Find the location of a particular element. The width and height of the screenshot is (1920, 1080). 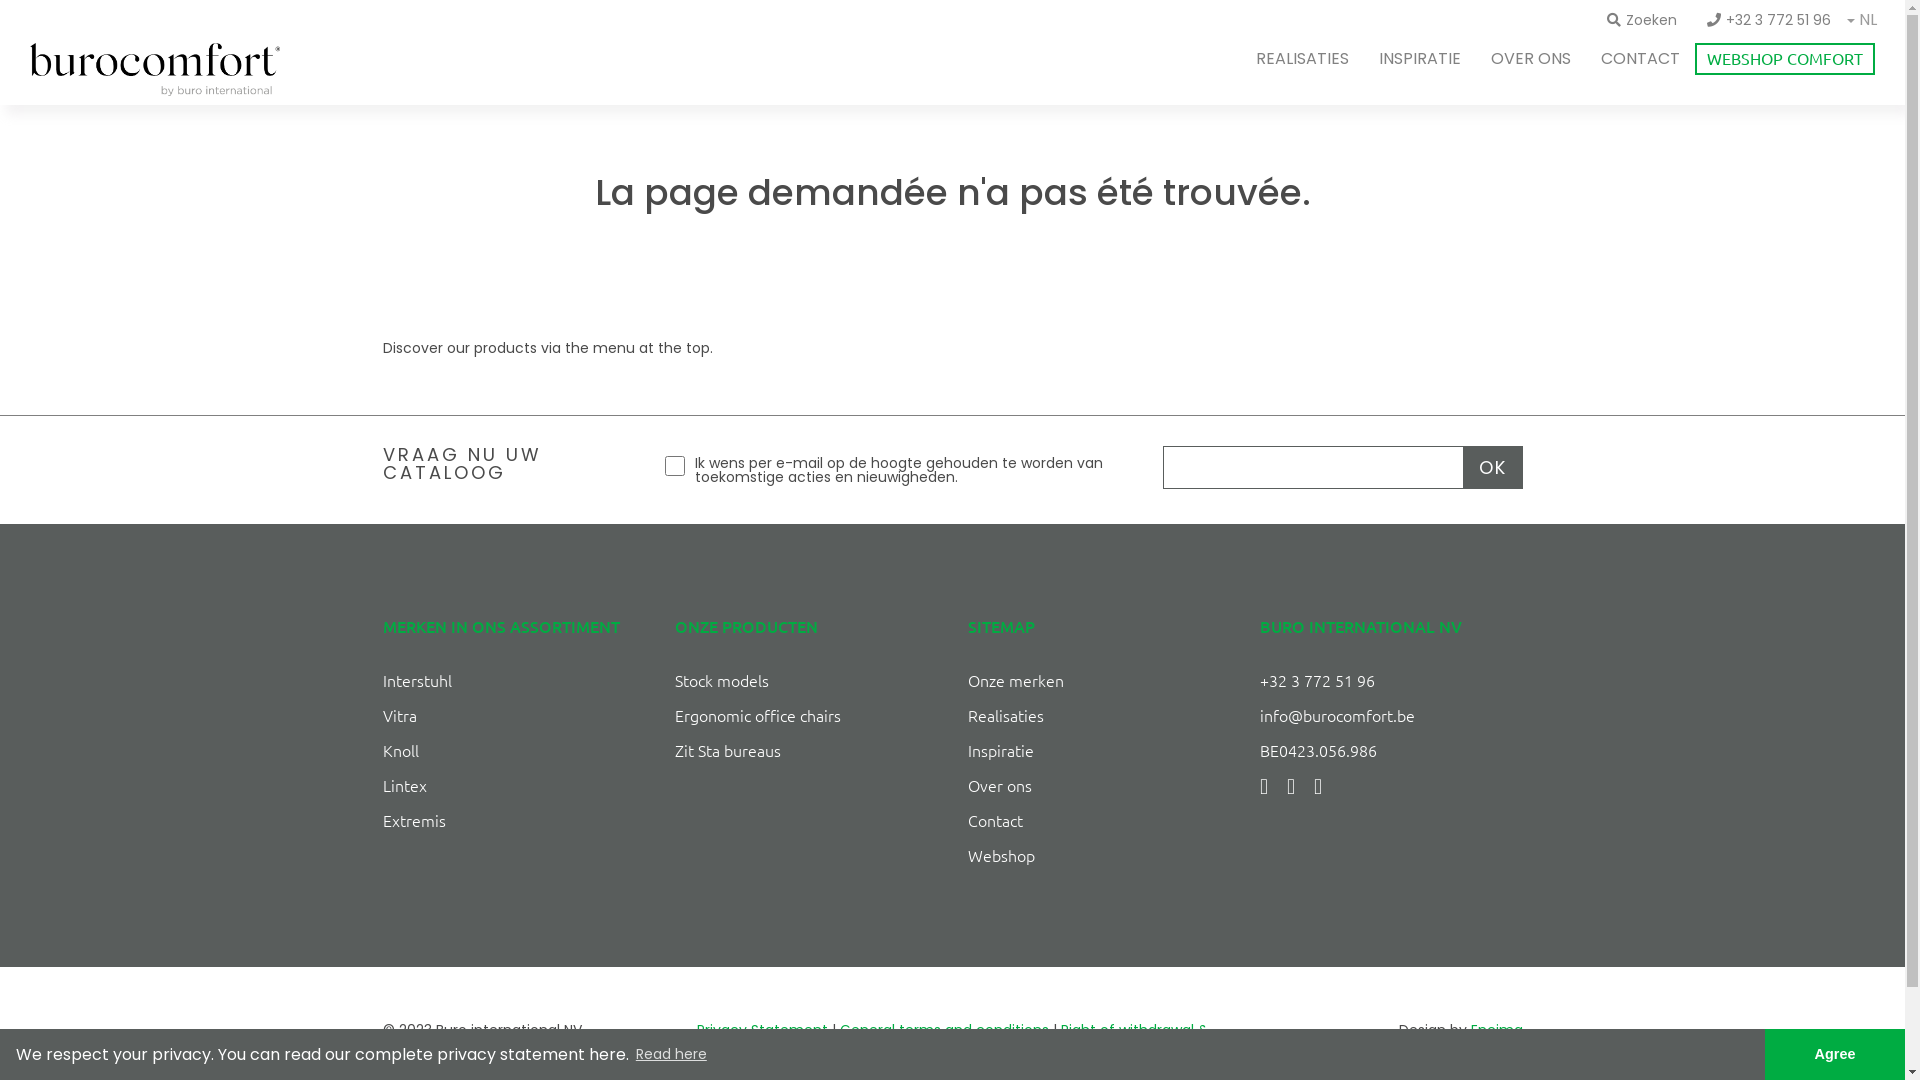

'Privacy Statement' is located at coordinates (696, 1029).